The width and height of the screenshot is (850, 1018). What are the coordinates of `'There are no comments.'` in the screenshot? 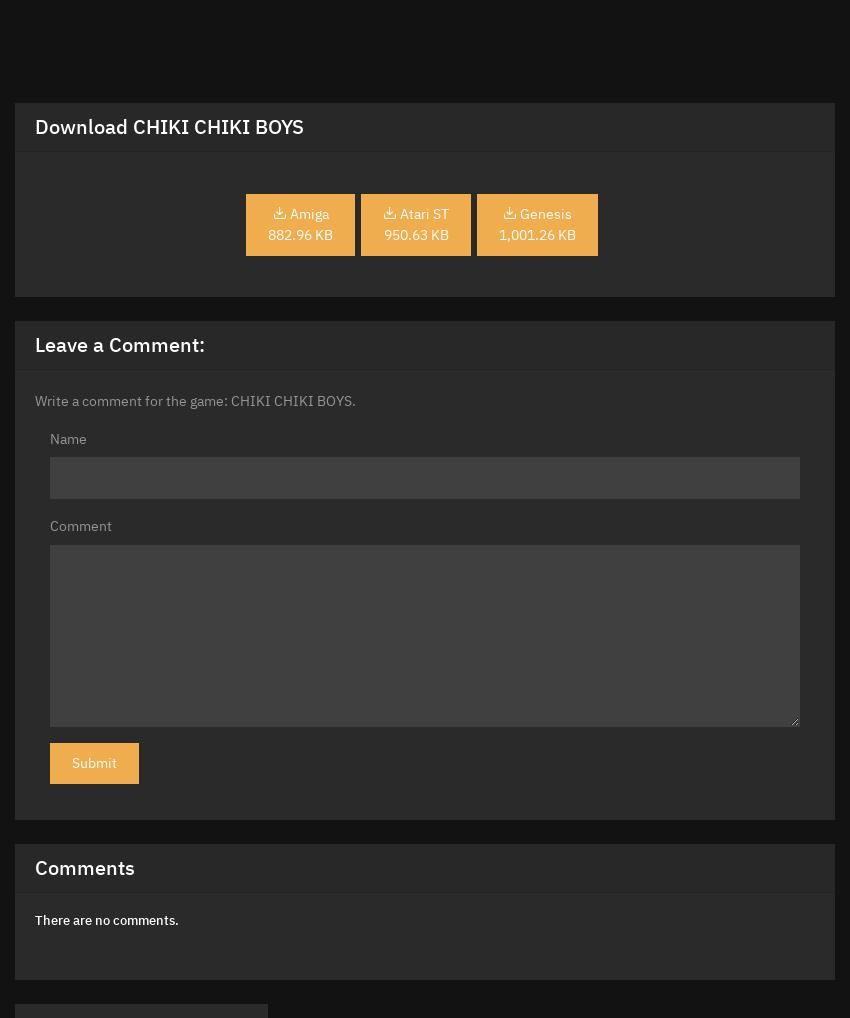 It's located at (106, 919).